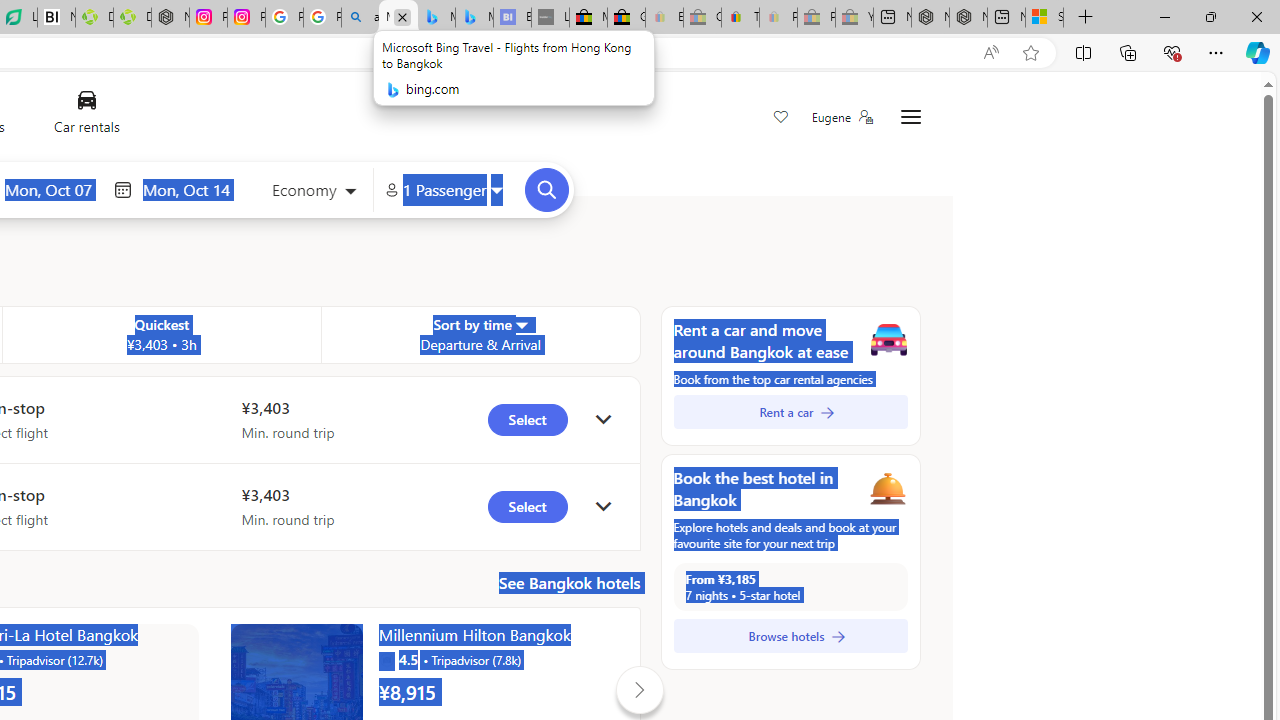 Image resolution: width=1280 pixels, height=720 pixels. What do you see at coordinates (841, 117) in the screenshot?
I see `'Eugene'` at bounding box center [841, 117].